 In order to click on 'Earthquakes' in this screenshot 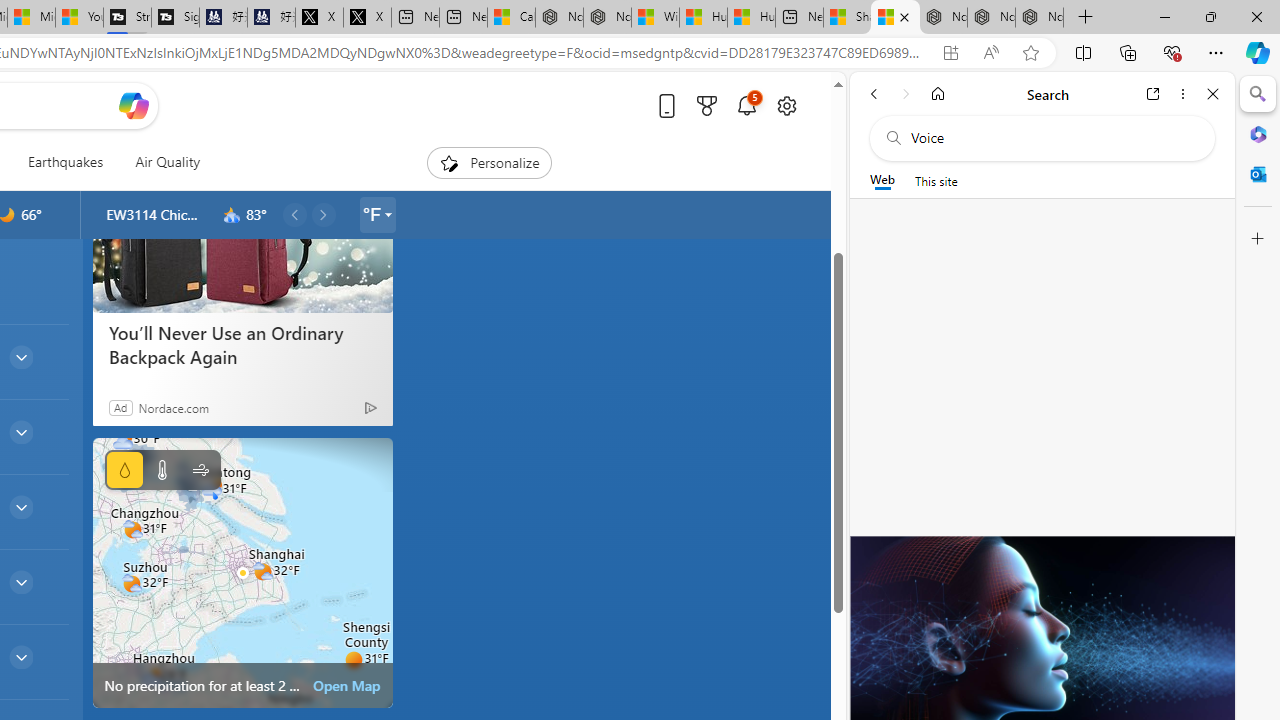, I will do `click(65, 162)`.